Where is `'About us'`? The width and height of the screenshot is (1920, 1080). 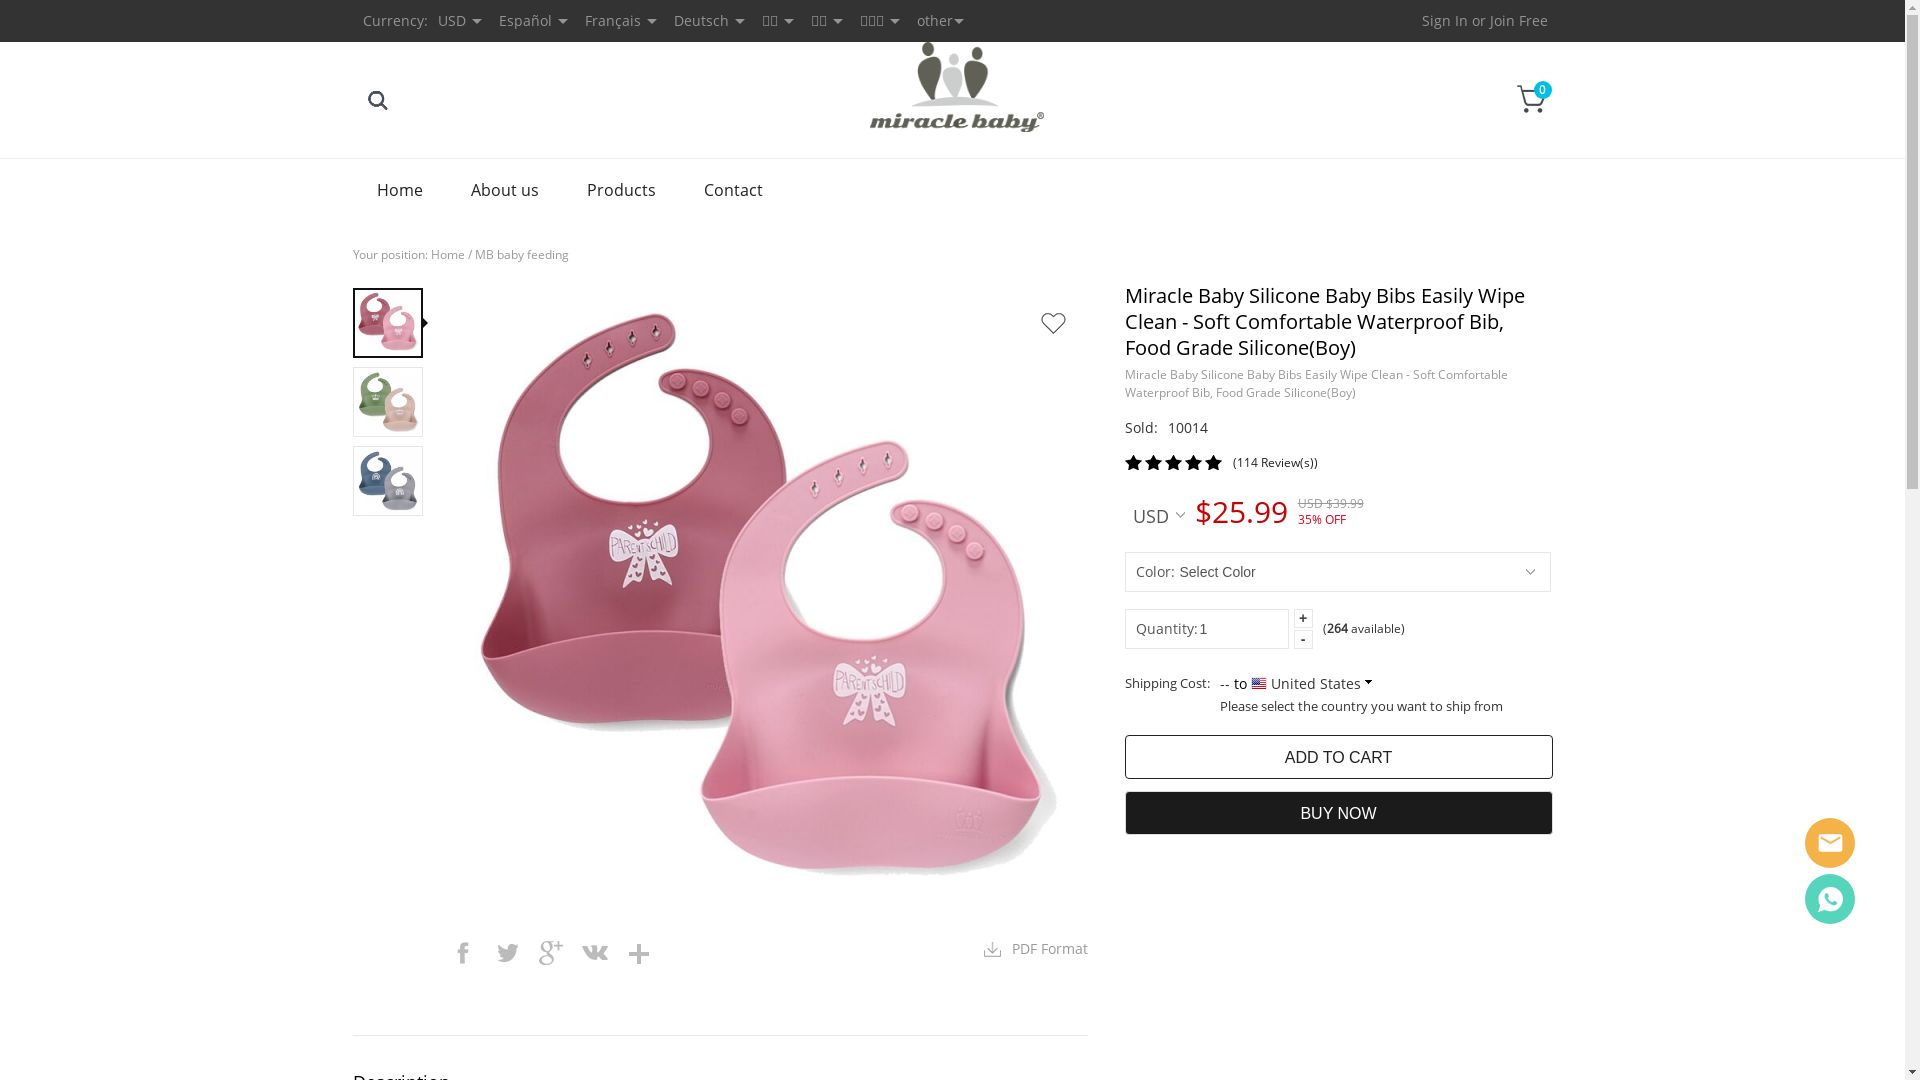
'About us' is located at coordinates (504, 189).